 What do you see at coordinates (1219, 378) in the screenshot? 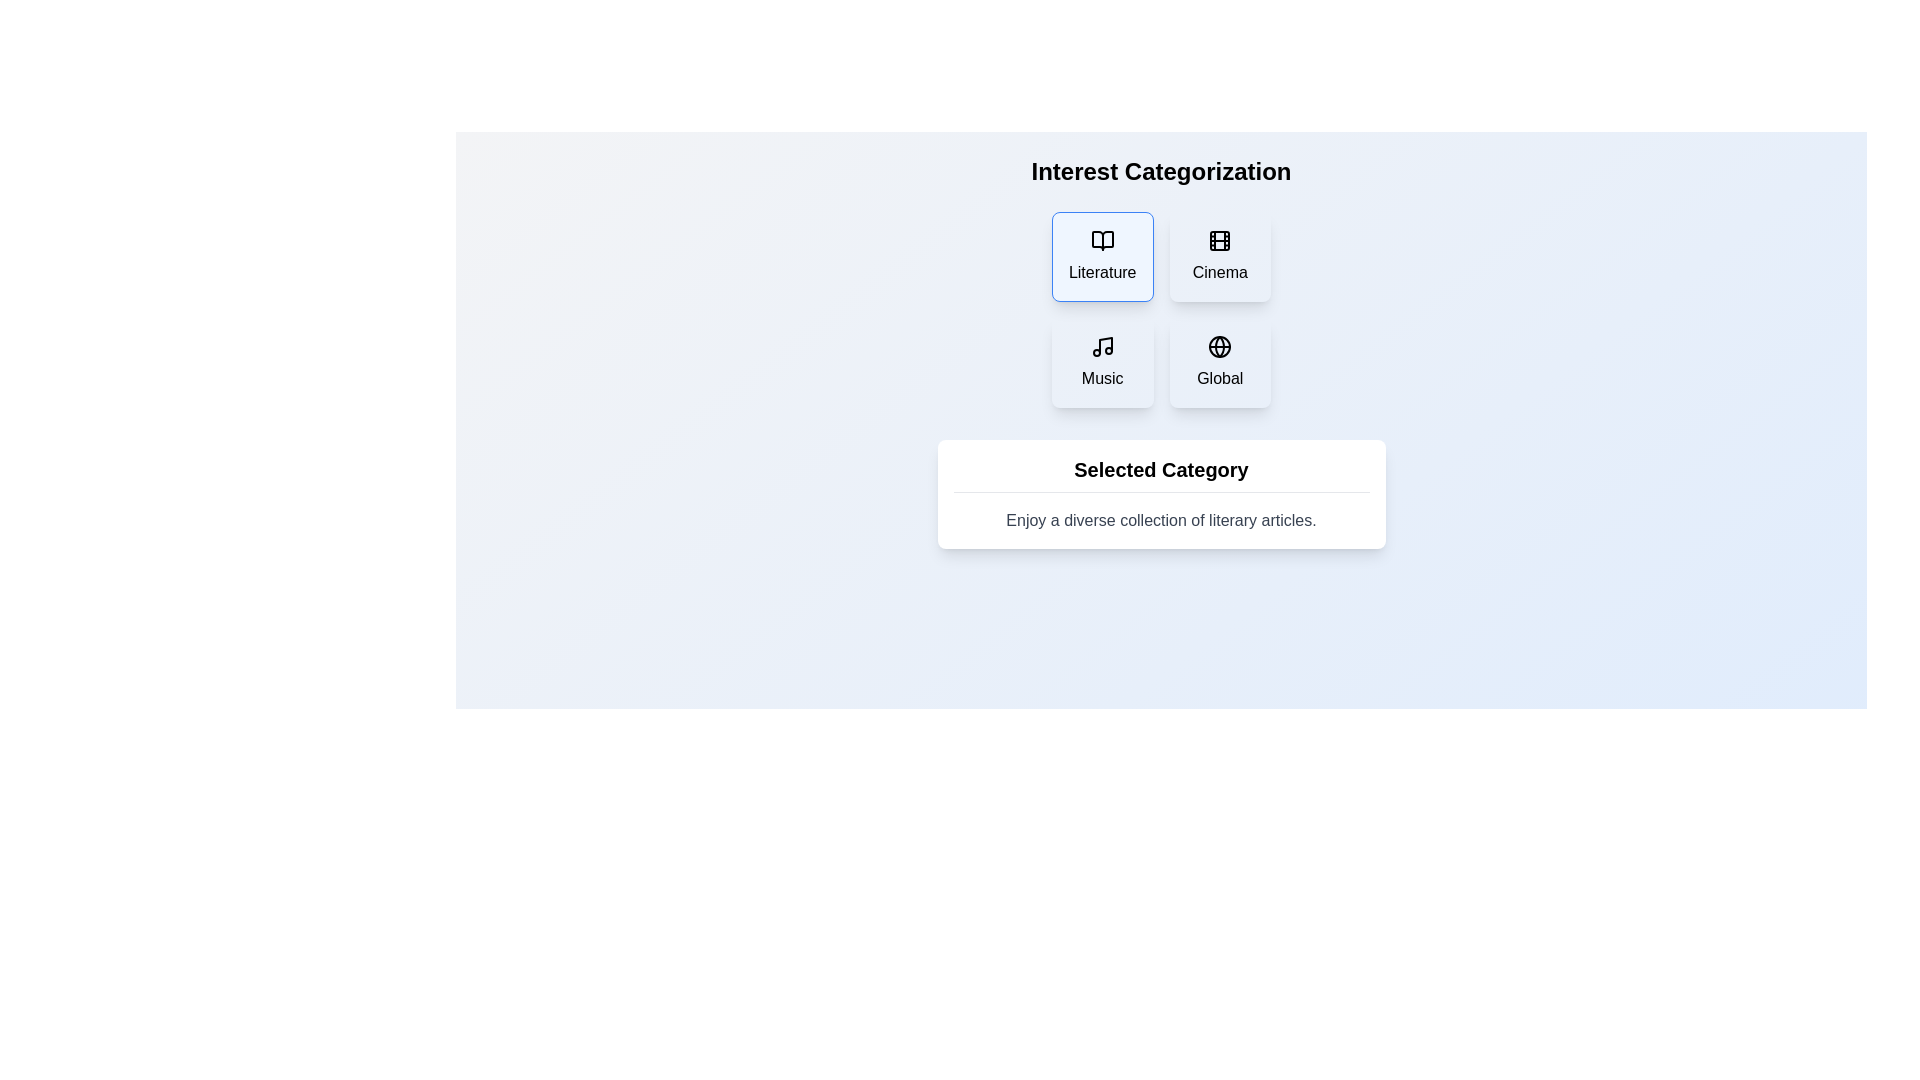
I see `the text label indicating 'Global' aspects located in the bottom-right card of a four-card grid layout, positioned below the globe icon` at bounding box center [1219, 378].